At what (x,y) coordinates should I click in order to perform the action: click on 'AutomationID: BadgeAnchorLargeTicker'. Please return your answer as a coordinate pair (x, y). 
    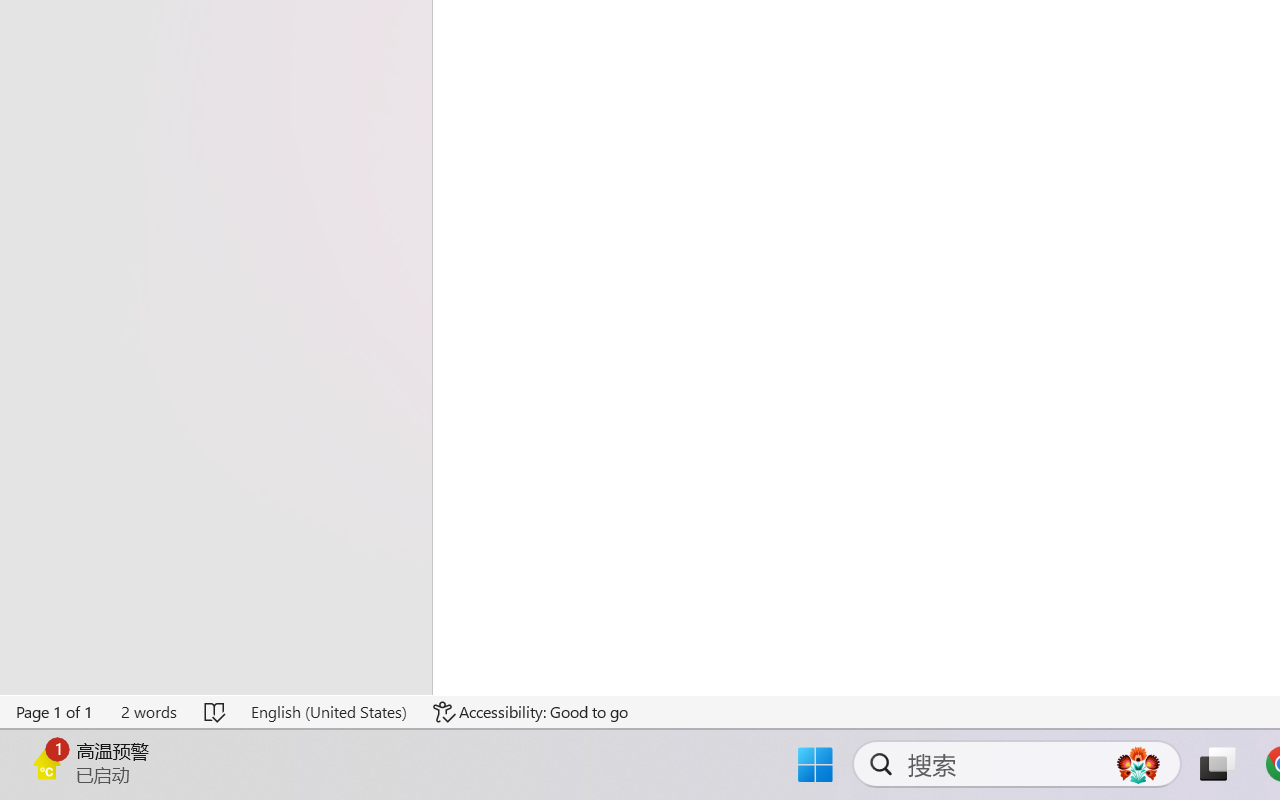
    Looking at the image, I should click on (46, 762).